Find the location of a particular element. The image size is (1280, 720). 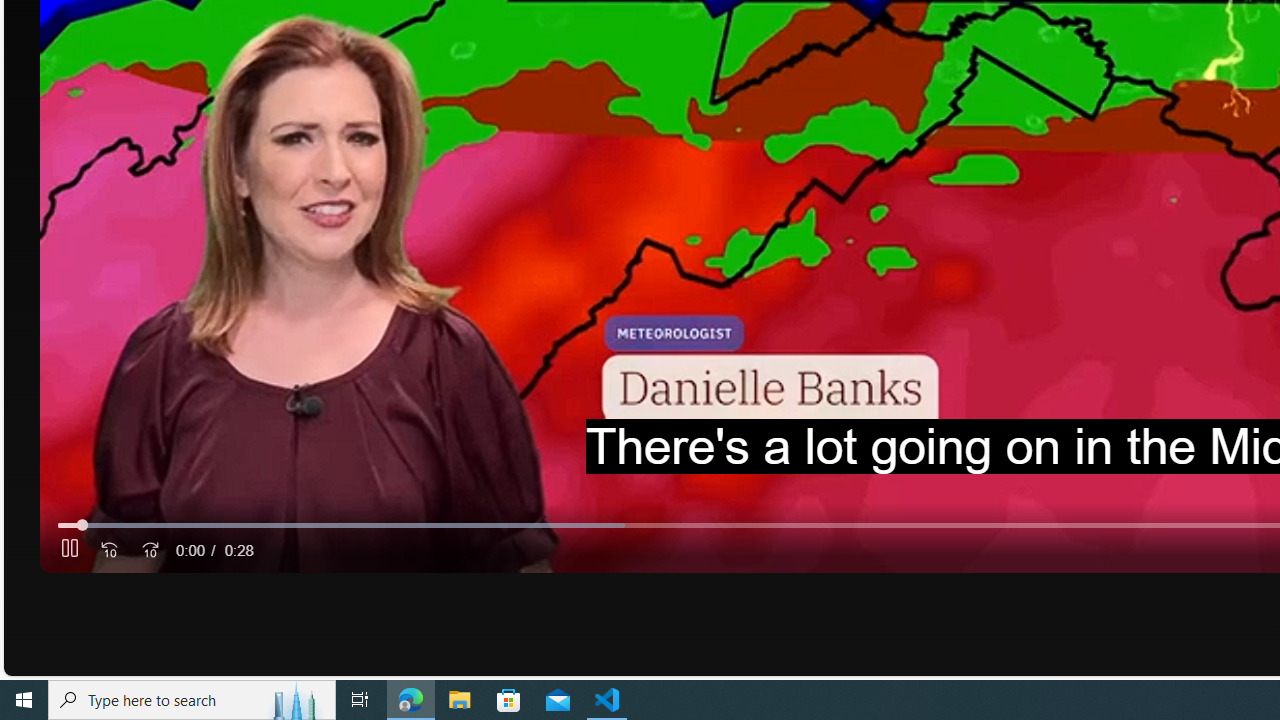

'Seek Forward' is located at coordinates (149, 550).